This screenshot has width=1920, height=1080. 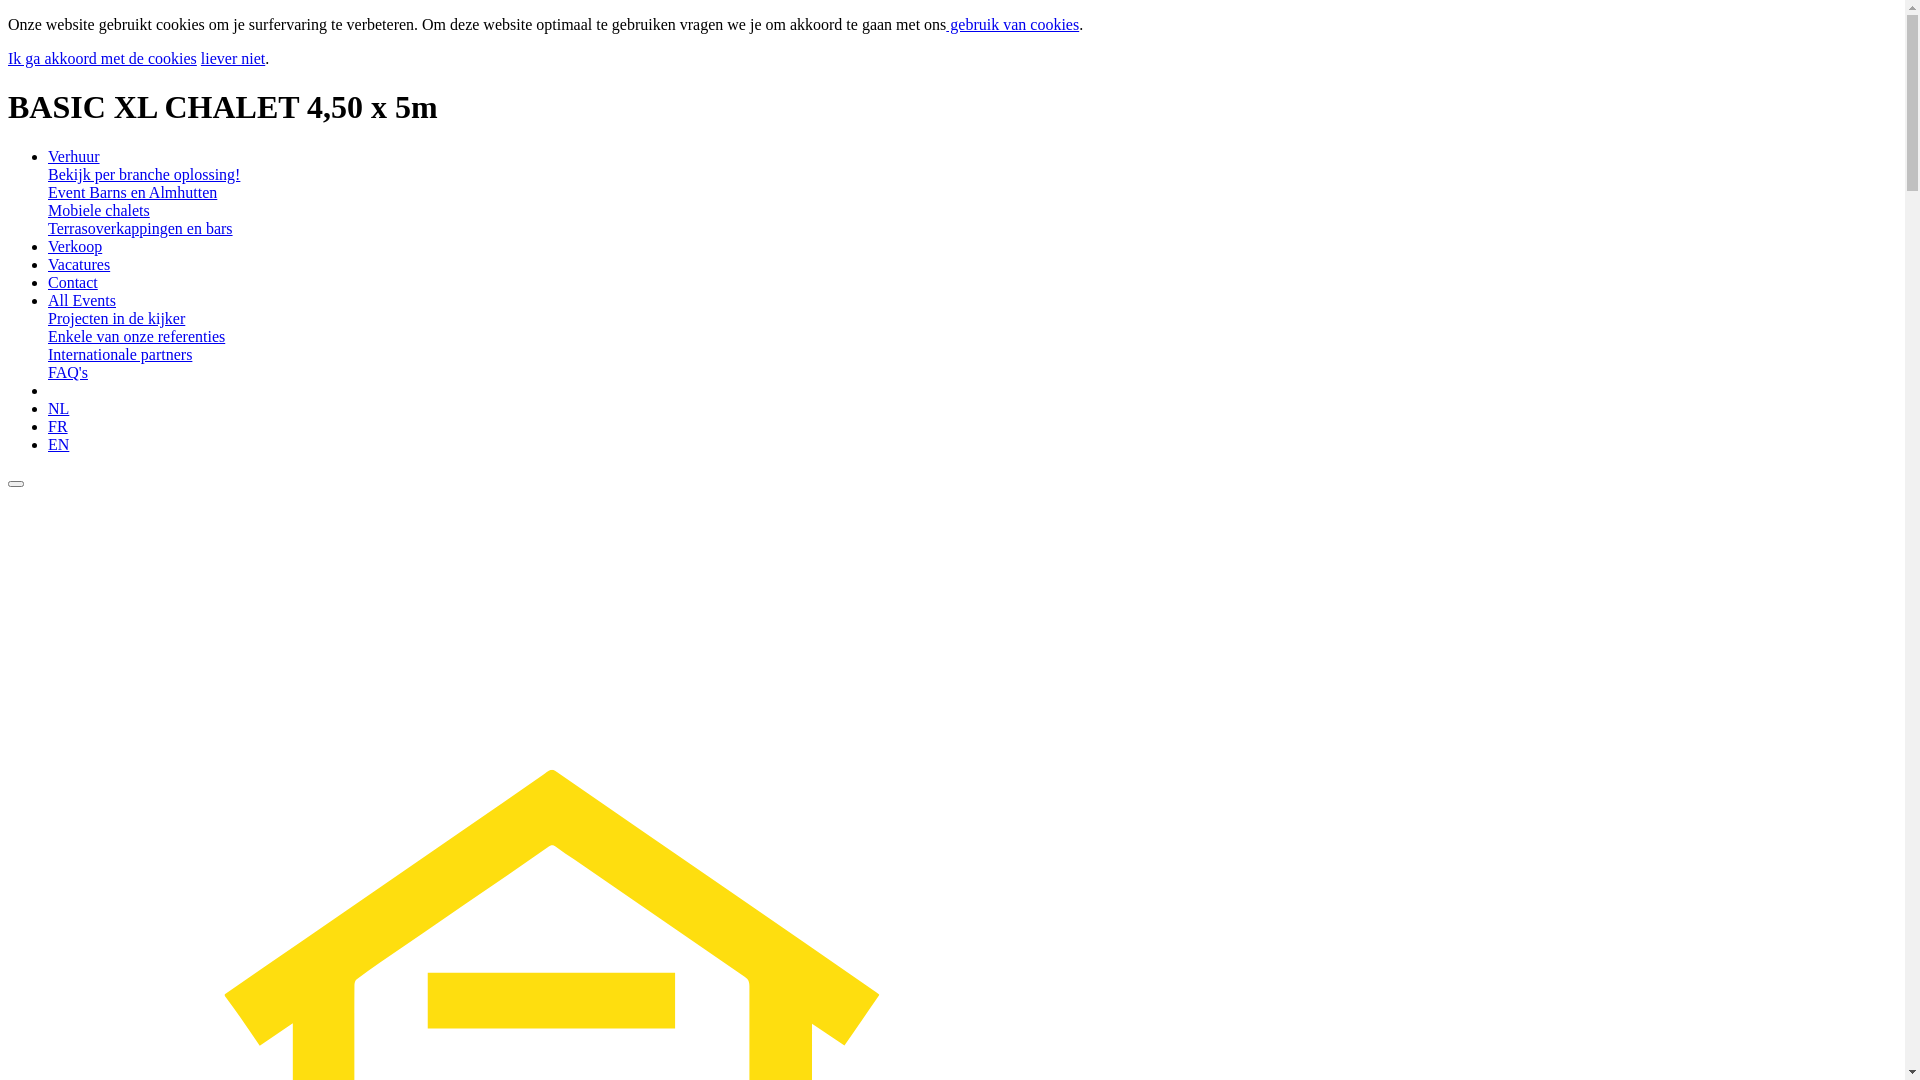 What do you see at coordinates (78, 263) in the screenshot?
I see `'Vacatures'` at bounding box center [78, 263].